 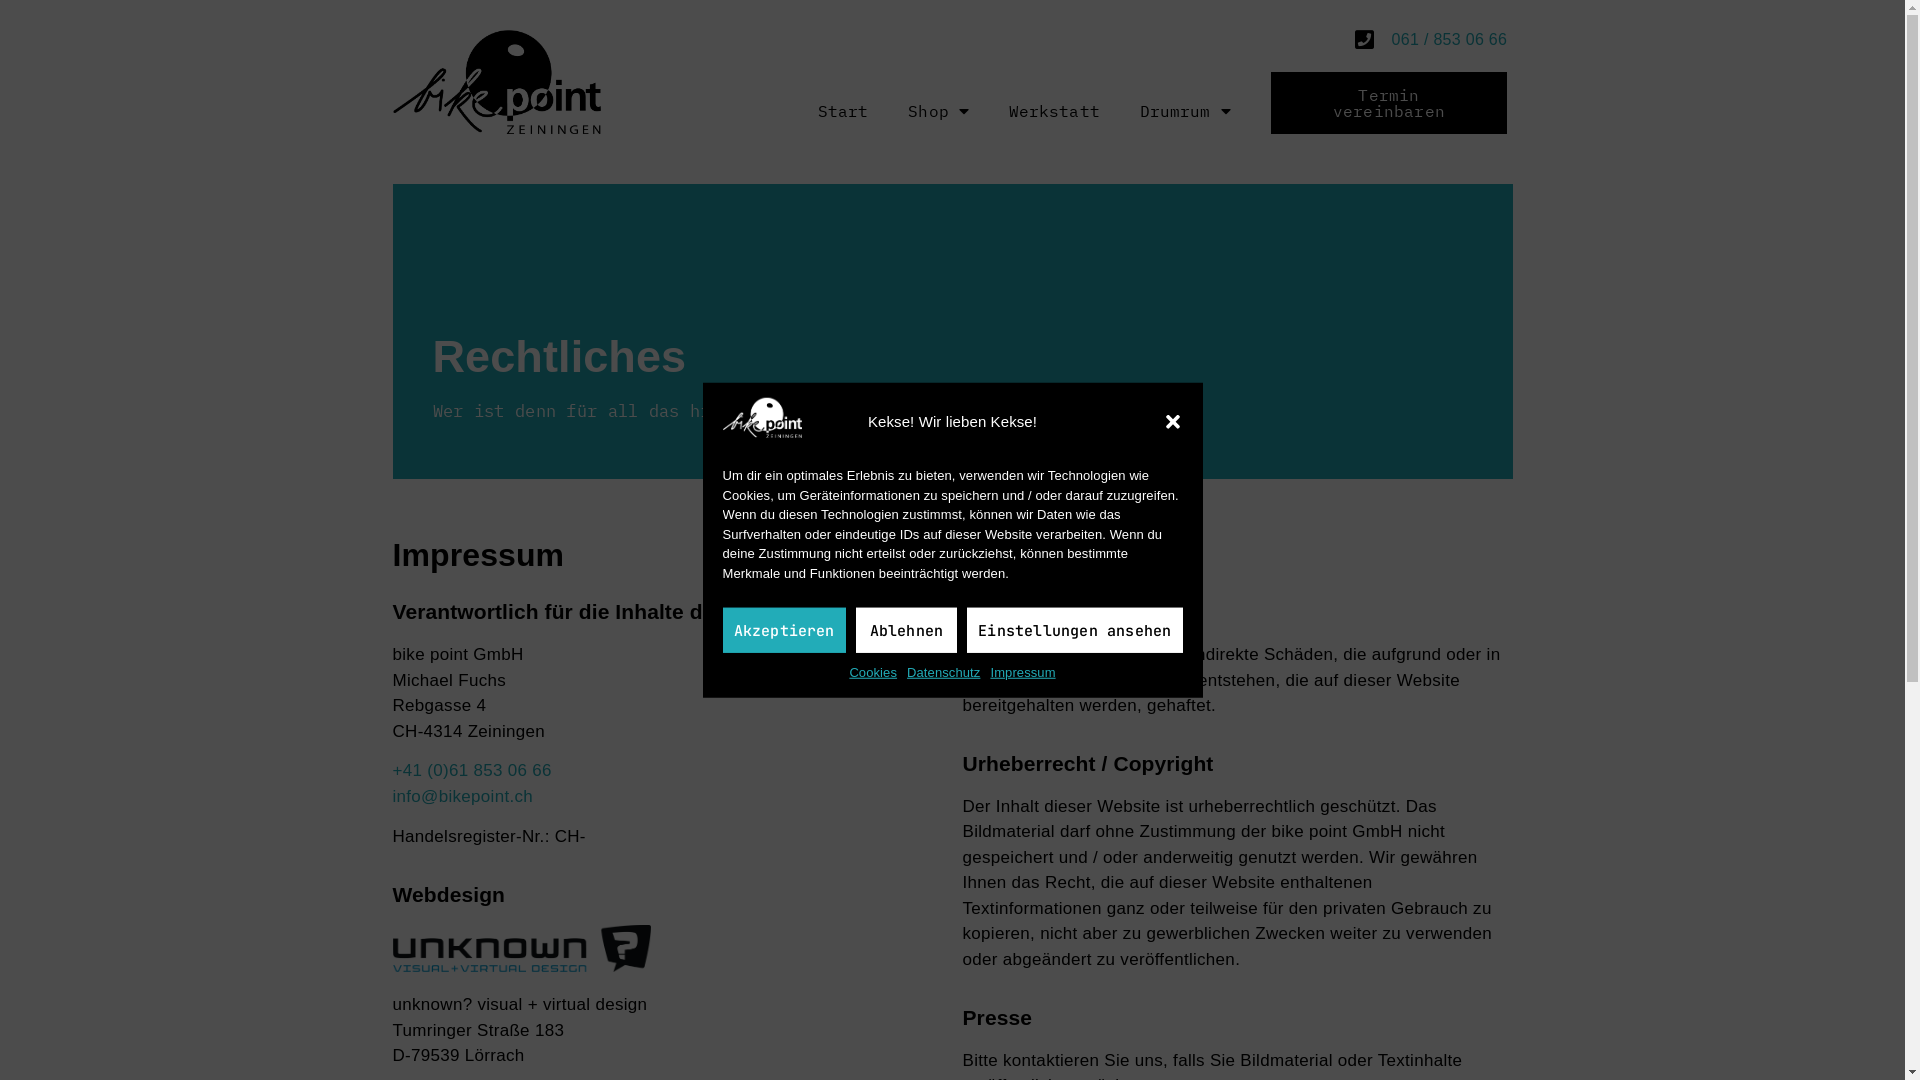 What do you see at coordinates (1053, 111) in the screenshot?
I see `'Werkstatt'` at bounding box center [1053, 111].